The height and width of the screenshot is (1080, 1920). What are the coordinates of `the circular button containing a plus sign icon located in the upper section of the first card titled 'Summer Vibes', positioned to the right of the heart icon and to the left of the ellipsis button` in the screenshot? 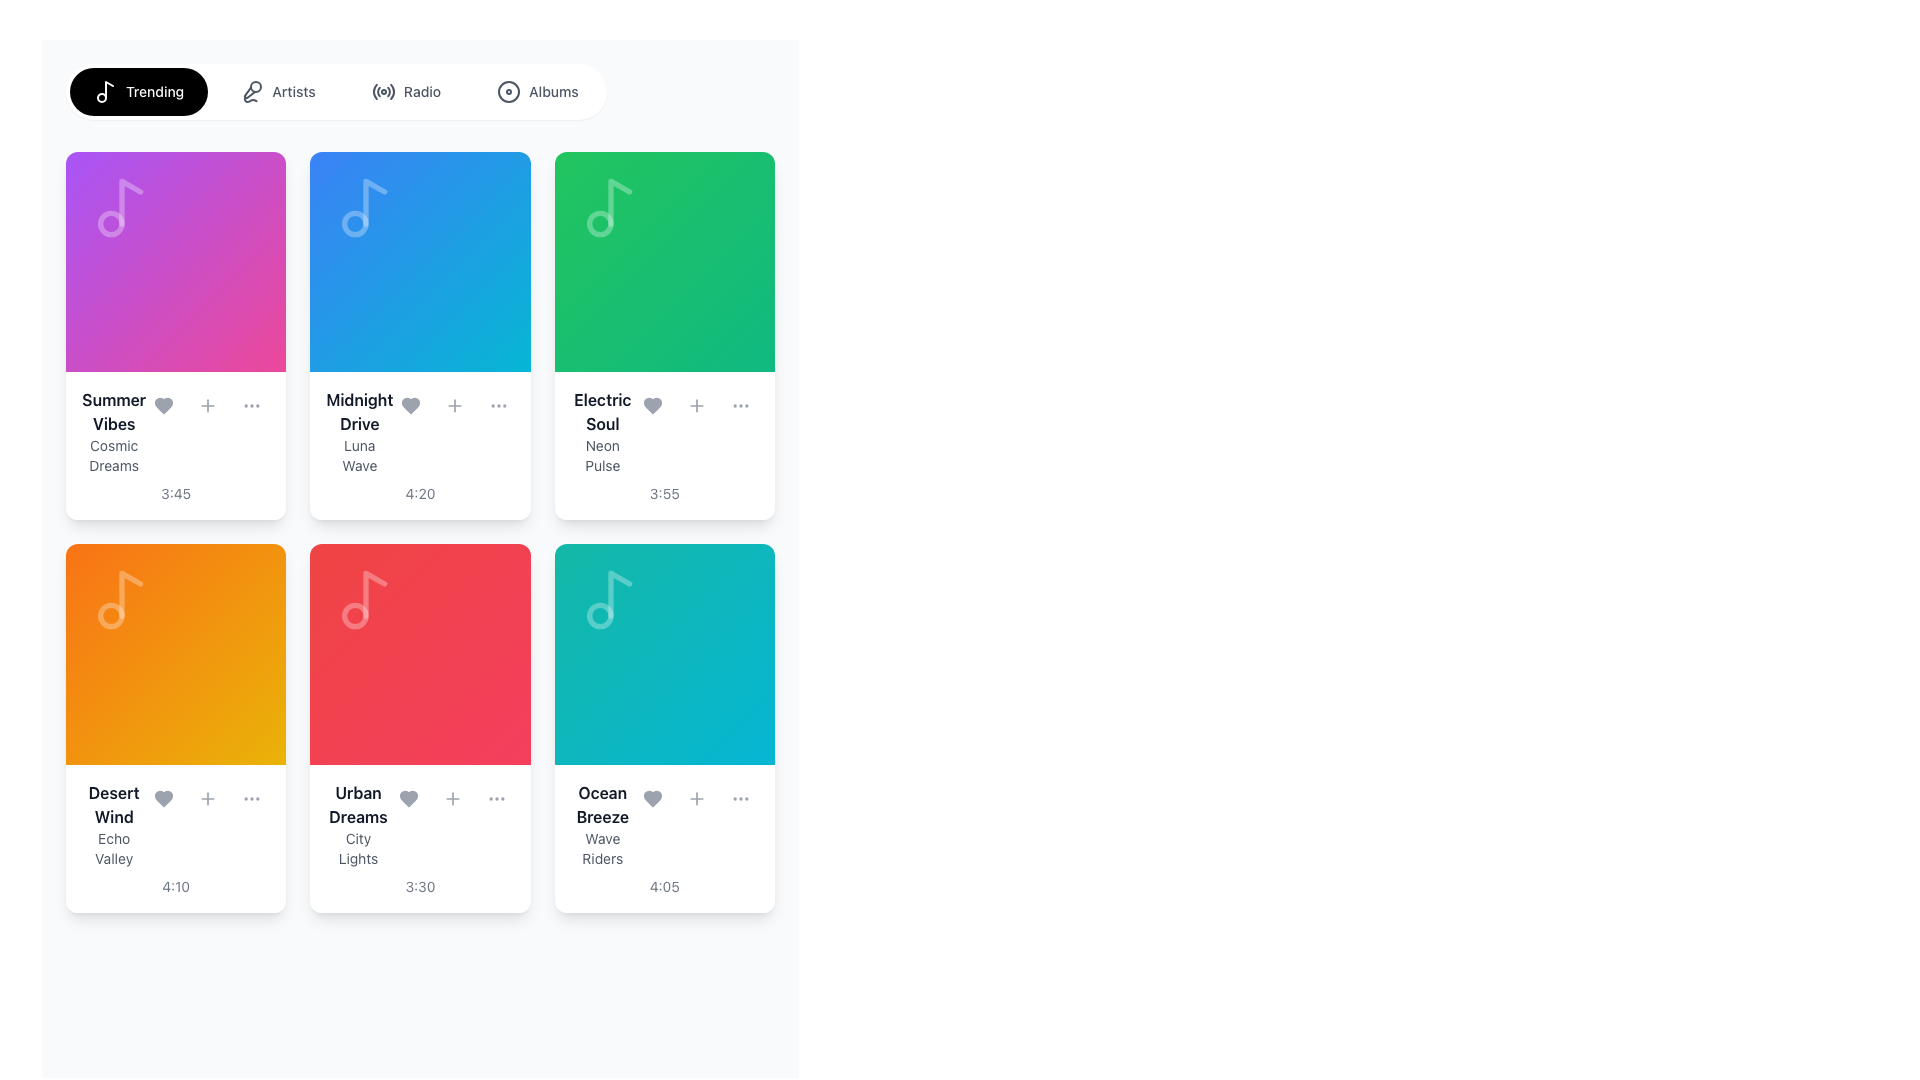 It's located at (208, 405).